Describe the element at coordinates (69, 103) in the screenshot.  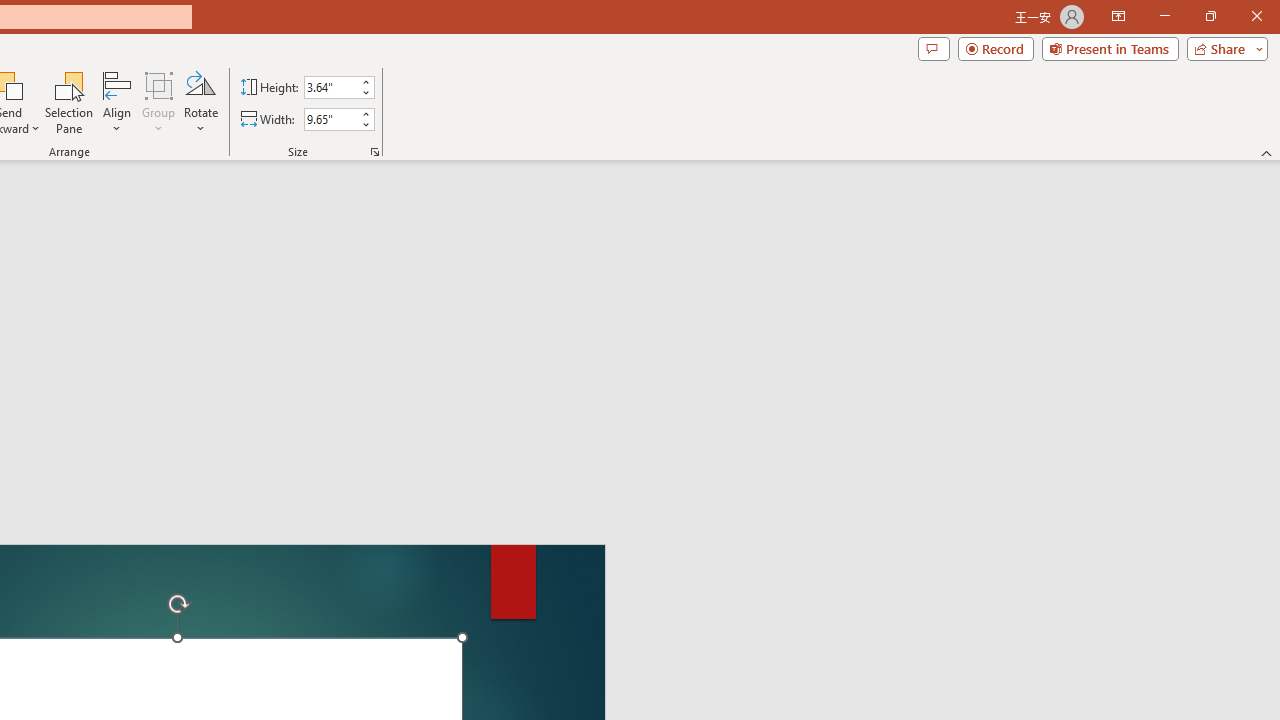
I see `'Selection Pane...'` at that location.